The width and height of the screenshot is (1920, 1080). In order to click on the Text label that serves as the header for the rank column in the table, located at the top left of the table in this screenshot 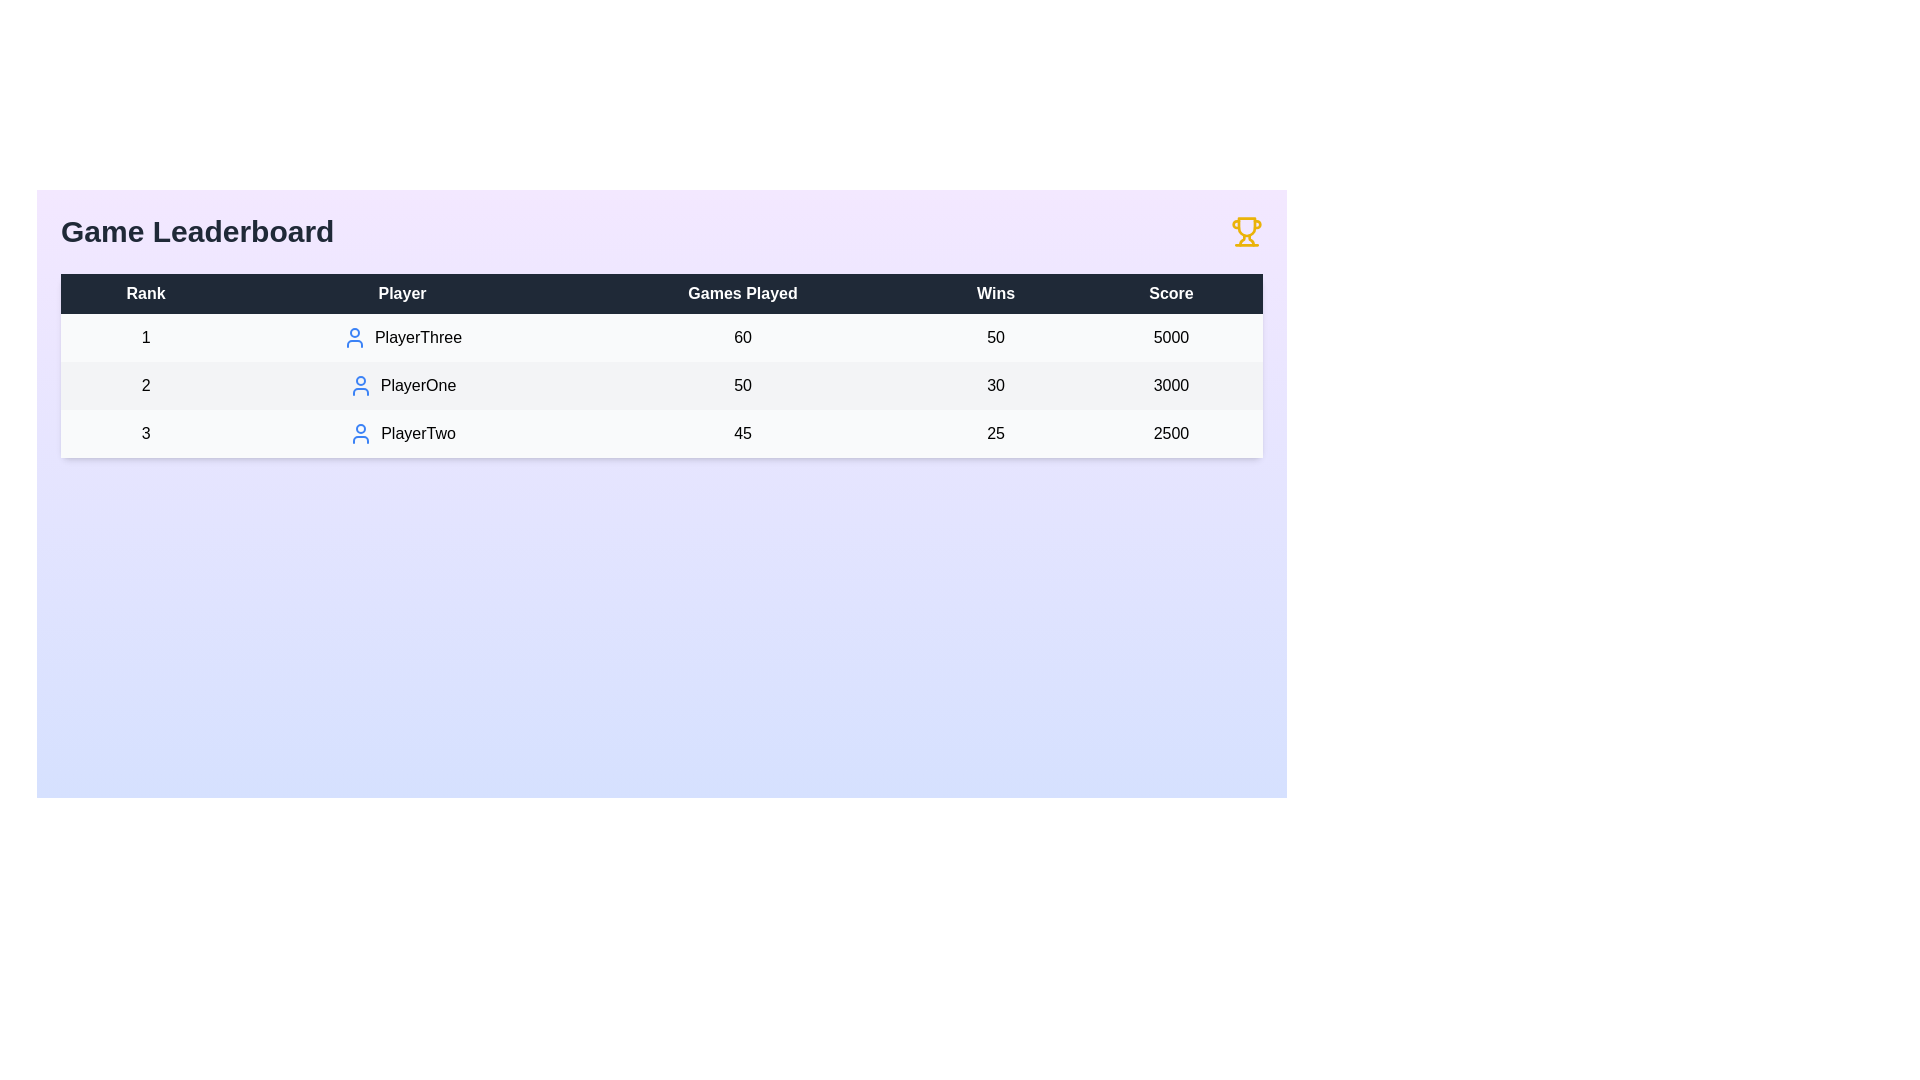, I will do `click(145, 293)`.